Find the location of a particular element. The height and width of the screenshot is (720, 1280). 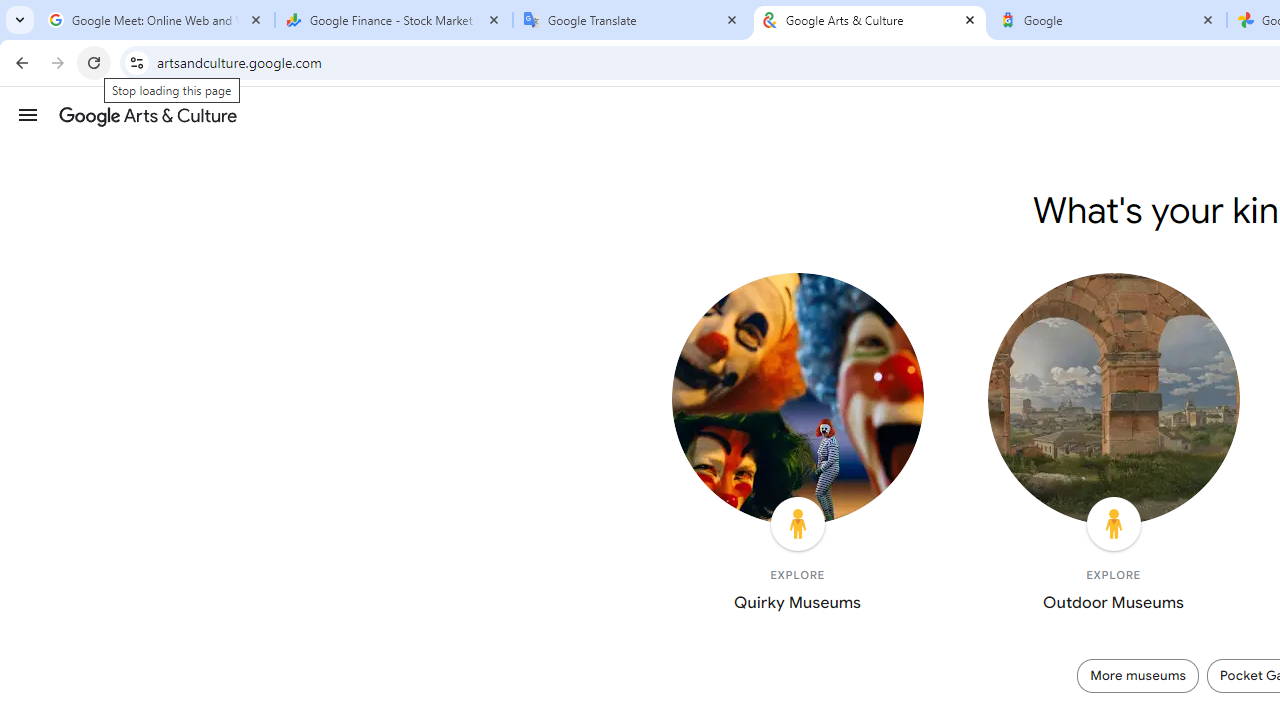

'EXPLORE Outdoor Museums' is located at coordinates (1112, 446).